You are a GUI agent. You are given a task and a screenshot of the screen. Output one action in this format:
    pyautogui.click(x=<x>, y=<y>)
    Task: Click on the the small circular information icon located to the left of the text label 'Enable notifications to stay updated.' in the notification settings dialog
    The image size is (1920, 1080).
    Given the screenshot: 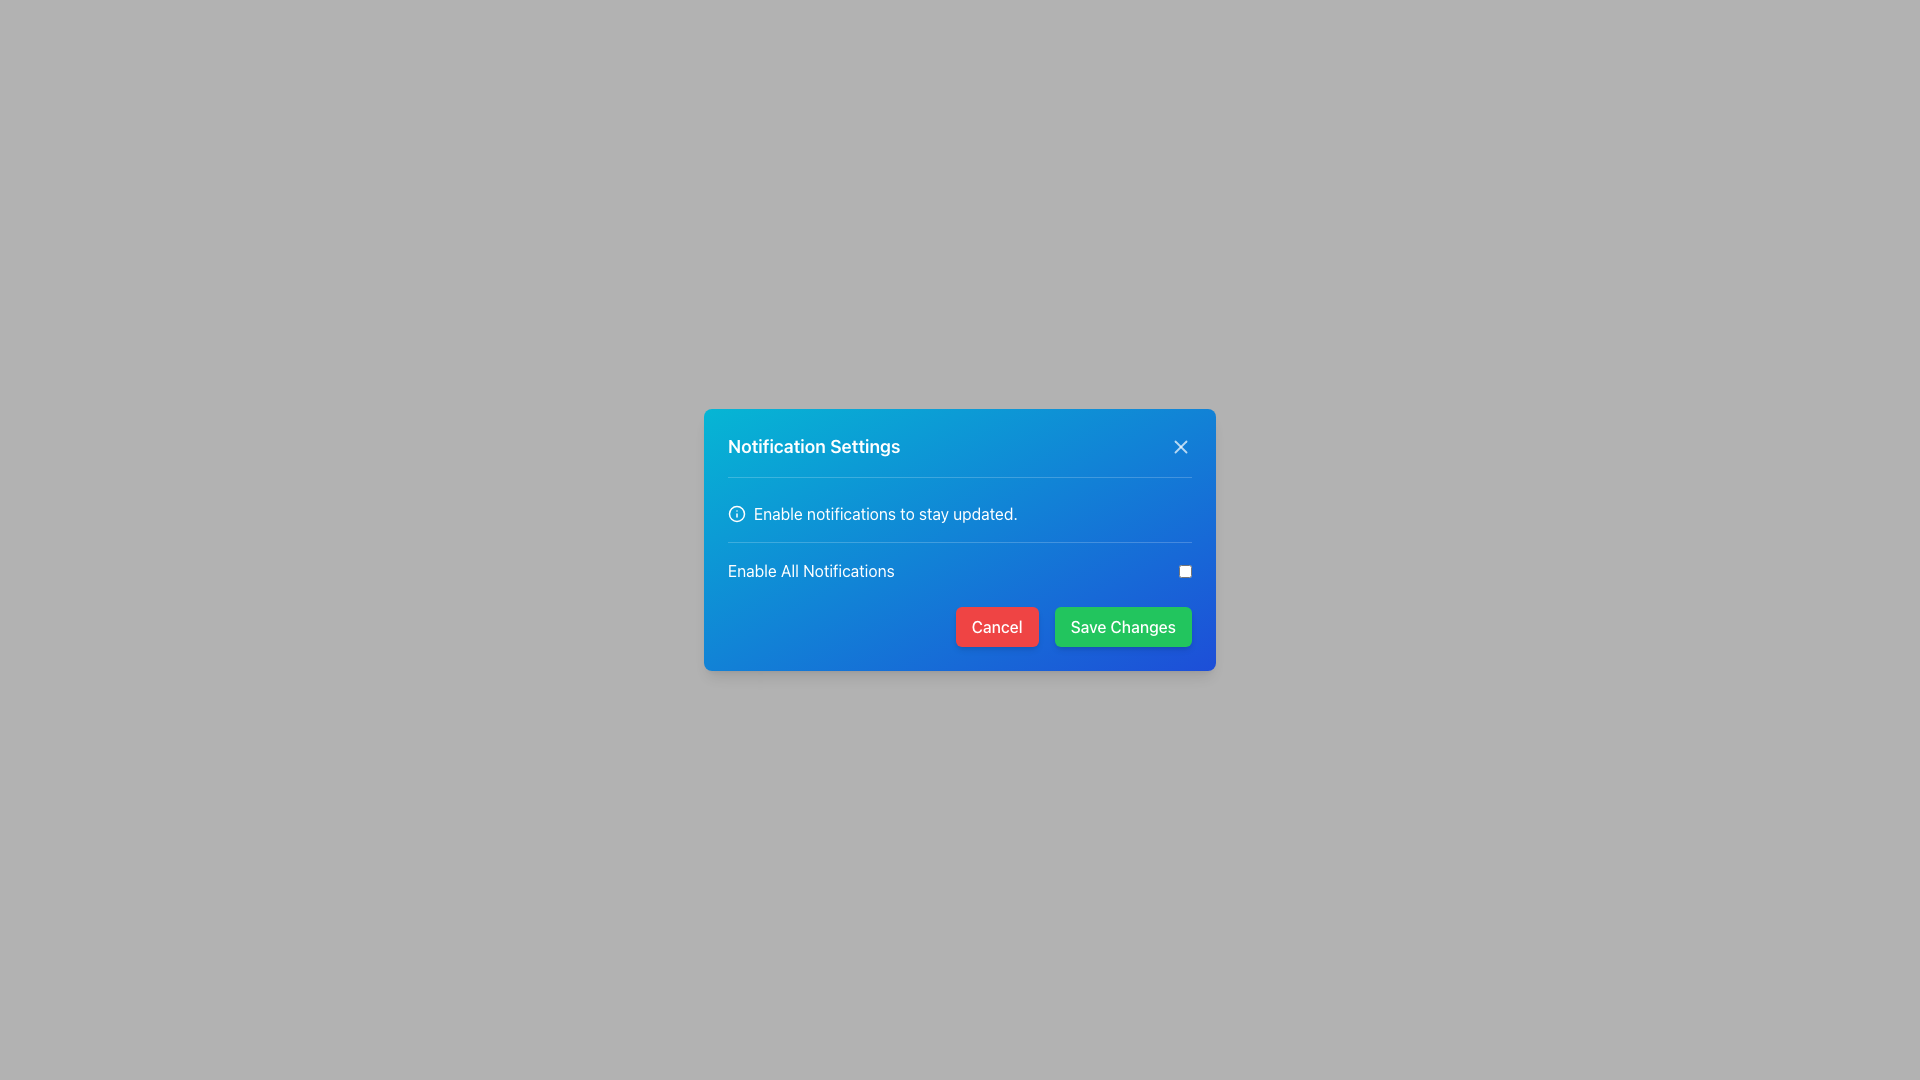 What is the action you would take?
    pyautogui.click(x=736, y=512)
    